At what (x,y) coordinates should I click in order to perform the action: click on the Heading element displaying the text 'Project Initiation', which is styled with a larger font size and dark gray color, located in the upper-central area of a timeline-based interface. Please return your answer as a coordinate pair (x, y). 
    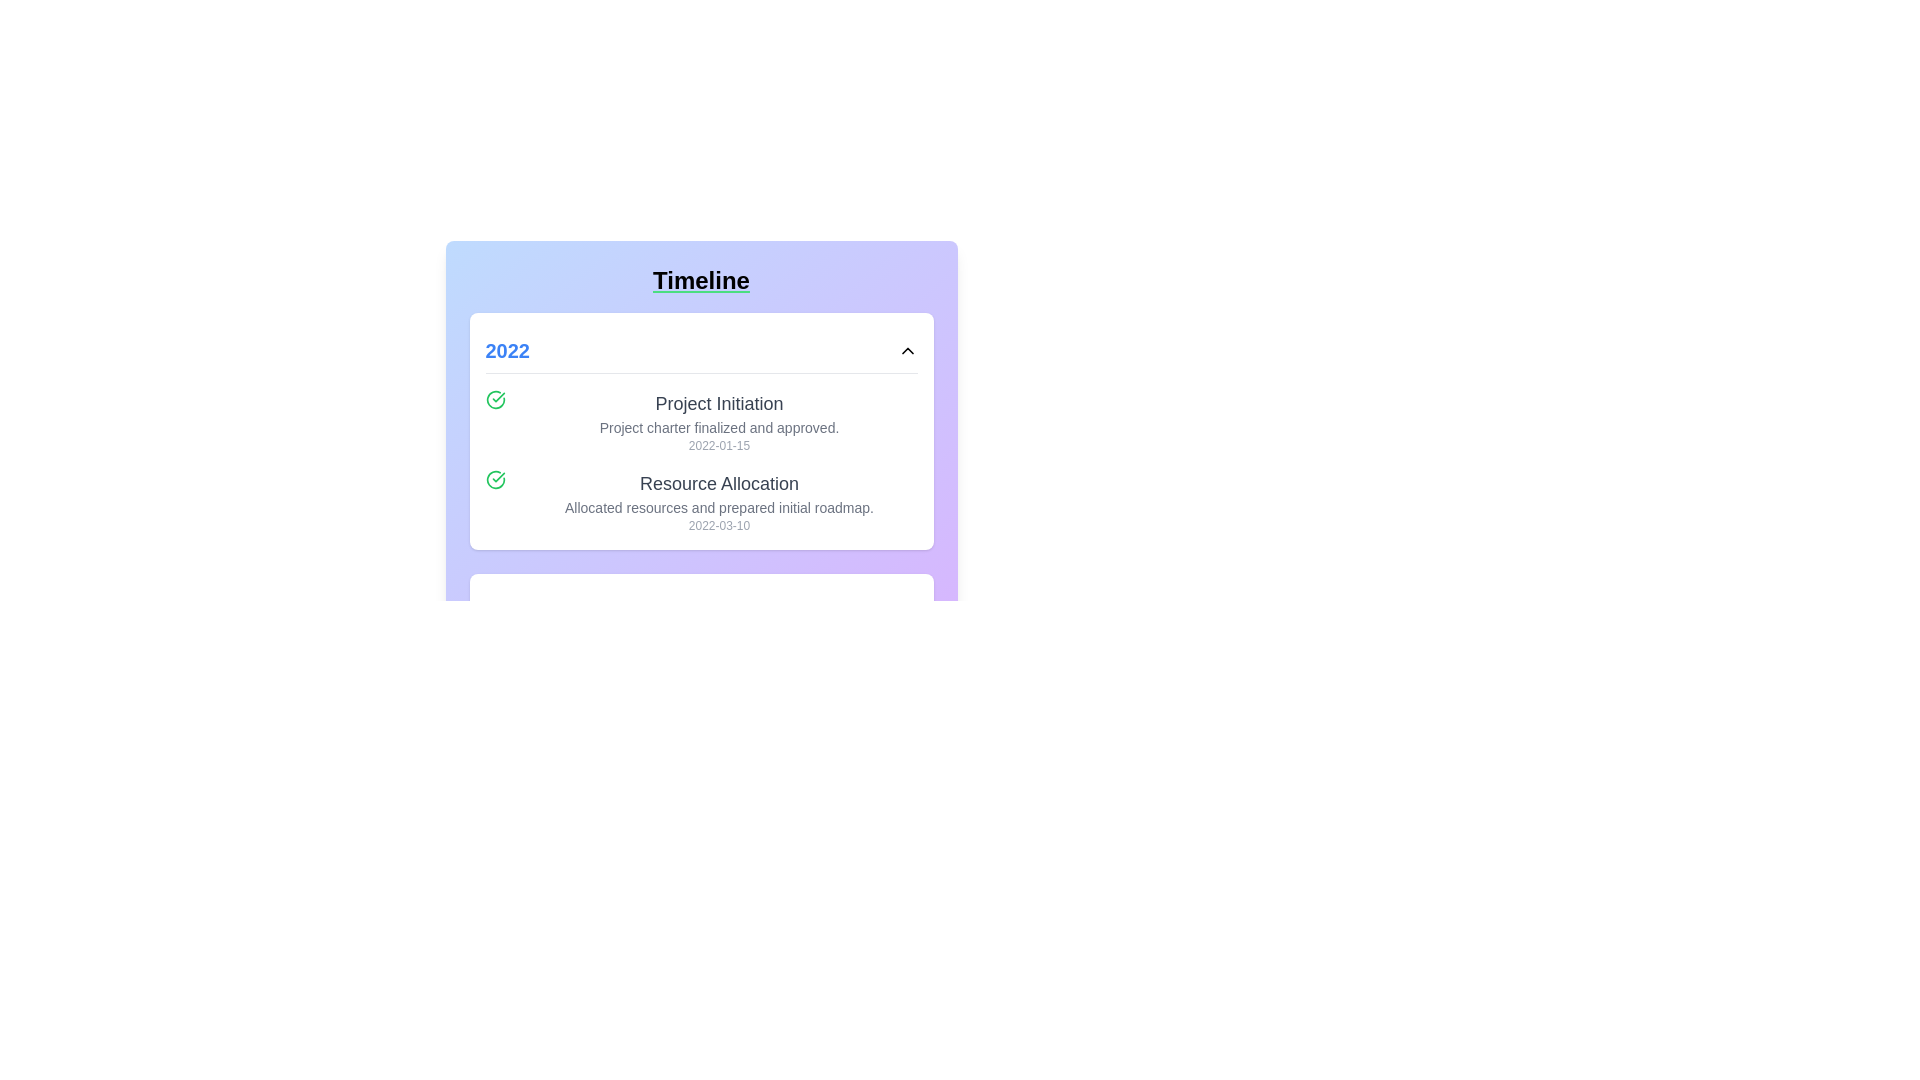
    Looking at the image, I should click on (719, 404).